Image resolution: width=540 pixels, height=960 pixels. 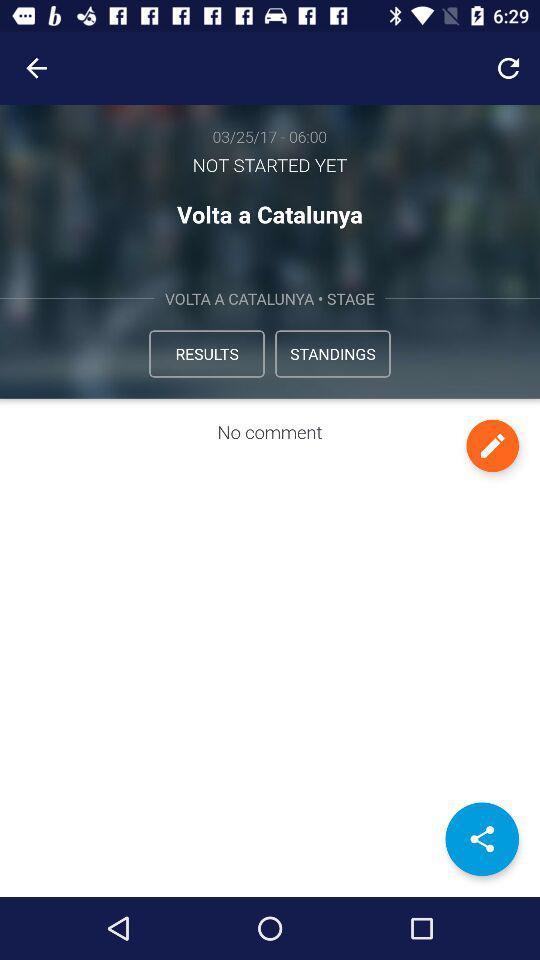 I want to click on the icon below volta a catalunya, so click(x=333, y=353).